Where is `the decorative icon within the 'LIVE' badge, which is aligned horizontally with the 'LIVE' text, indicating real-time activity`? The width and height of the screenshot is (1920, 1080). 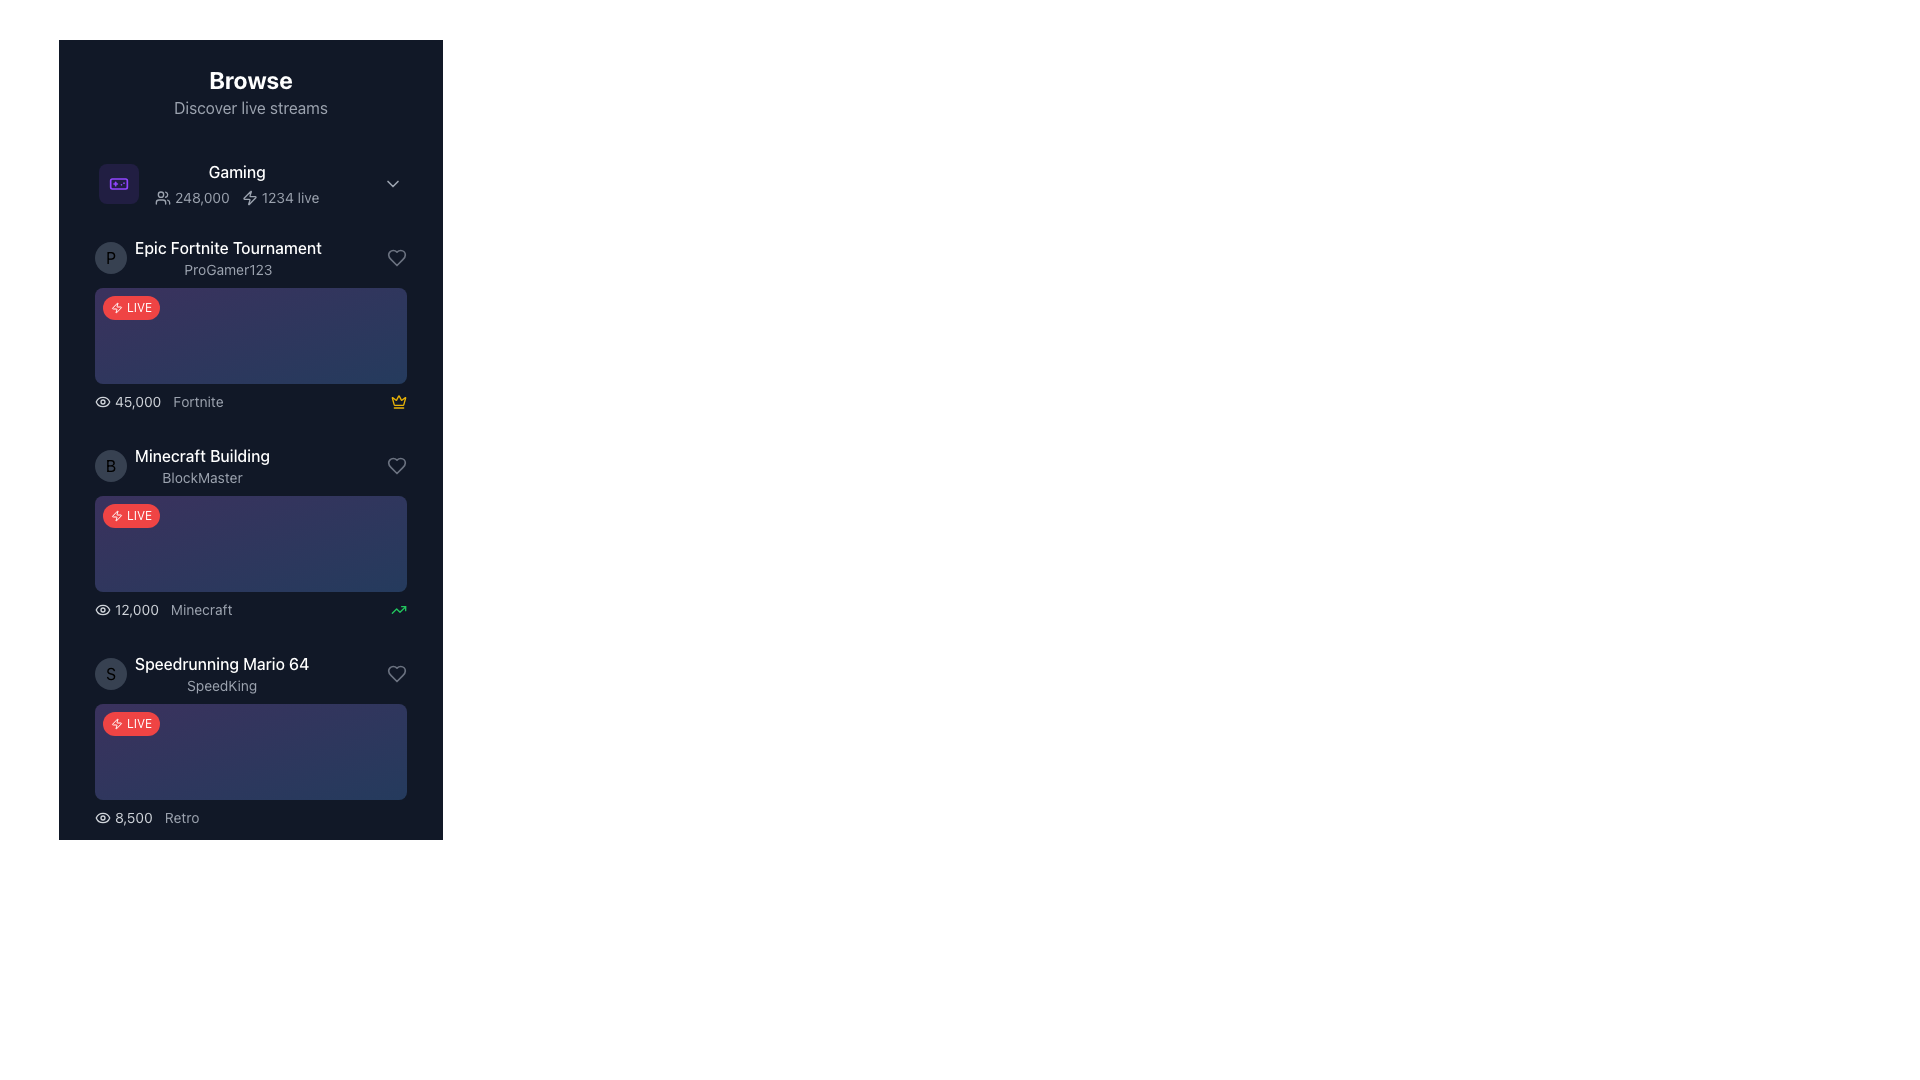
the decorative icon within the 'LIVE' badge, which is aligned horizontally with the 'LIVE' text, indicating real-time activity is located at coordinates (115, 515).